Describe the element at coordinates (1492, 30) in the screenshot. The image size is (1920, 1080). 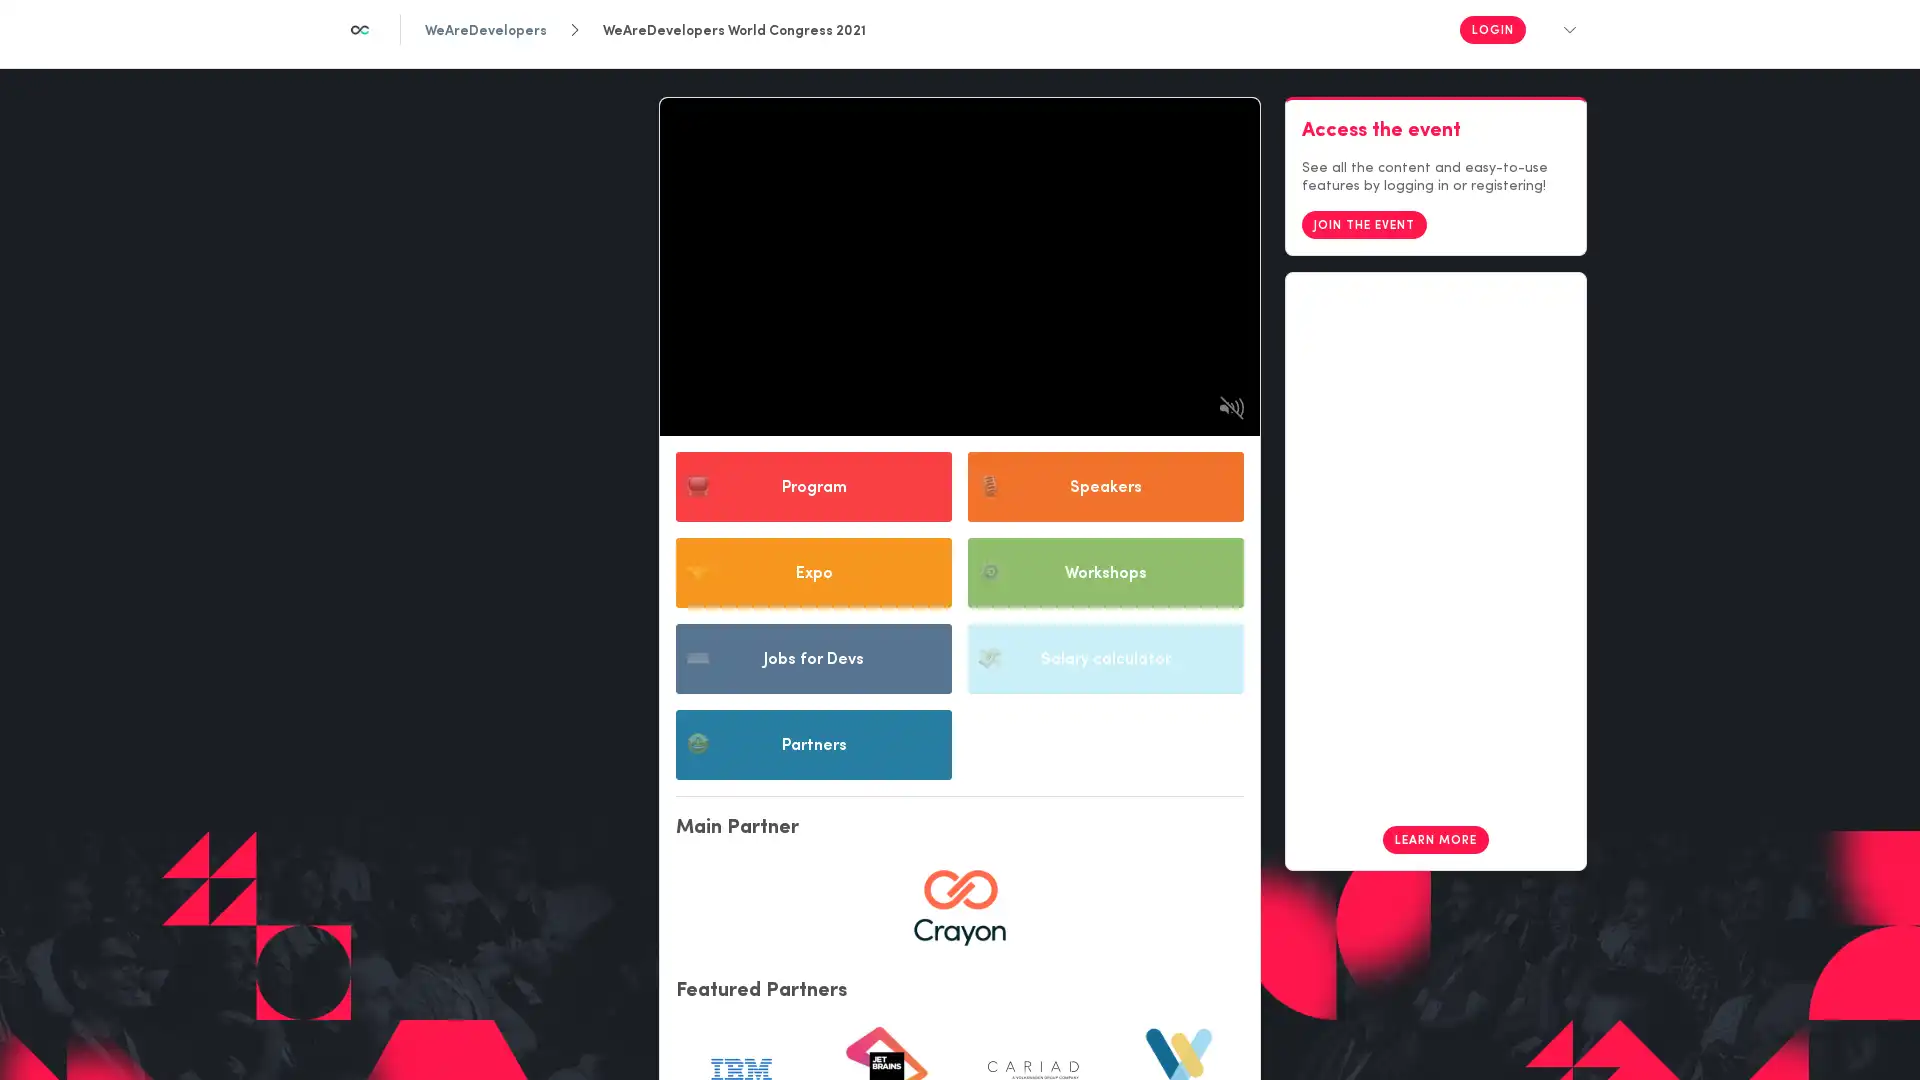
I see `Login` at that location.